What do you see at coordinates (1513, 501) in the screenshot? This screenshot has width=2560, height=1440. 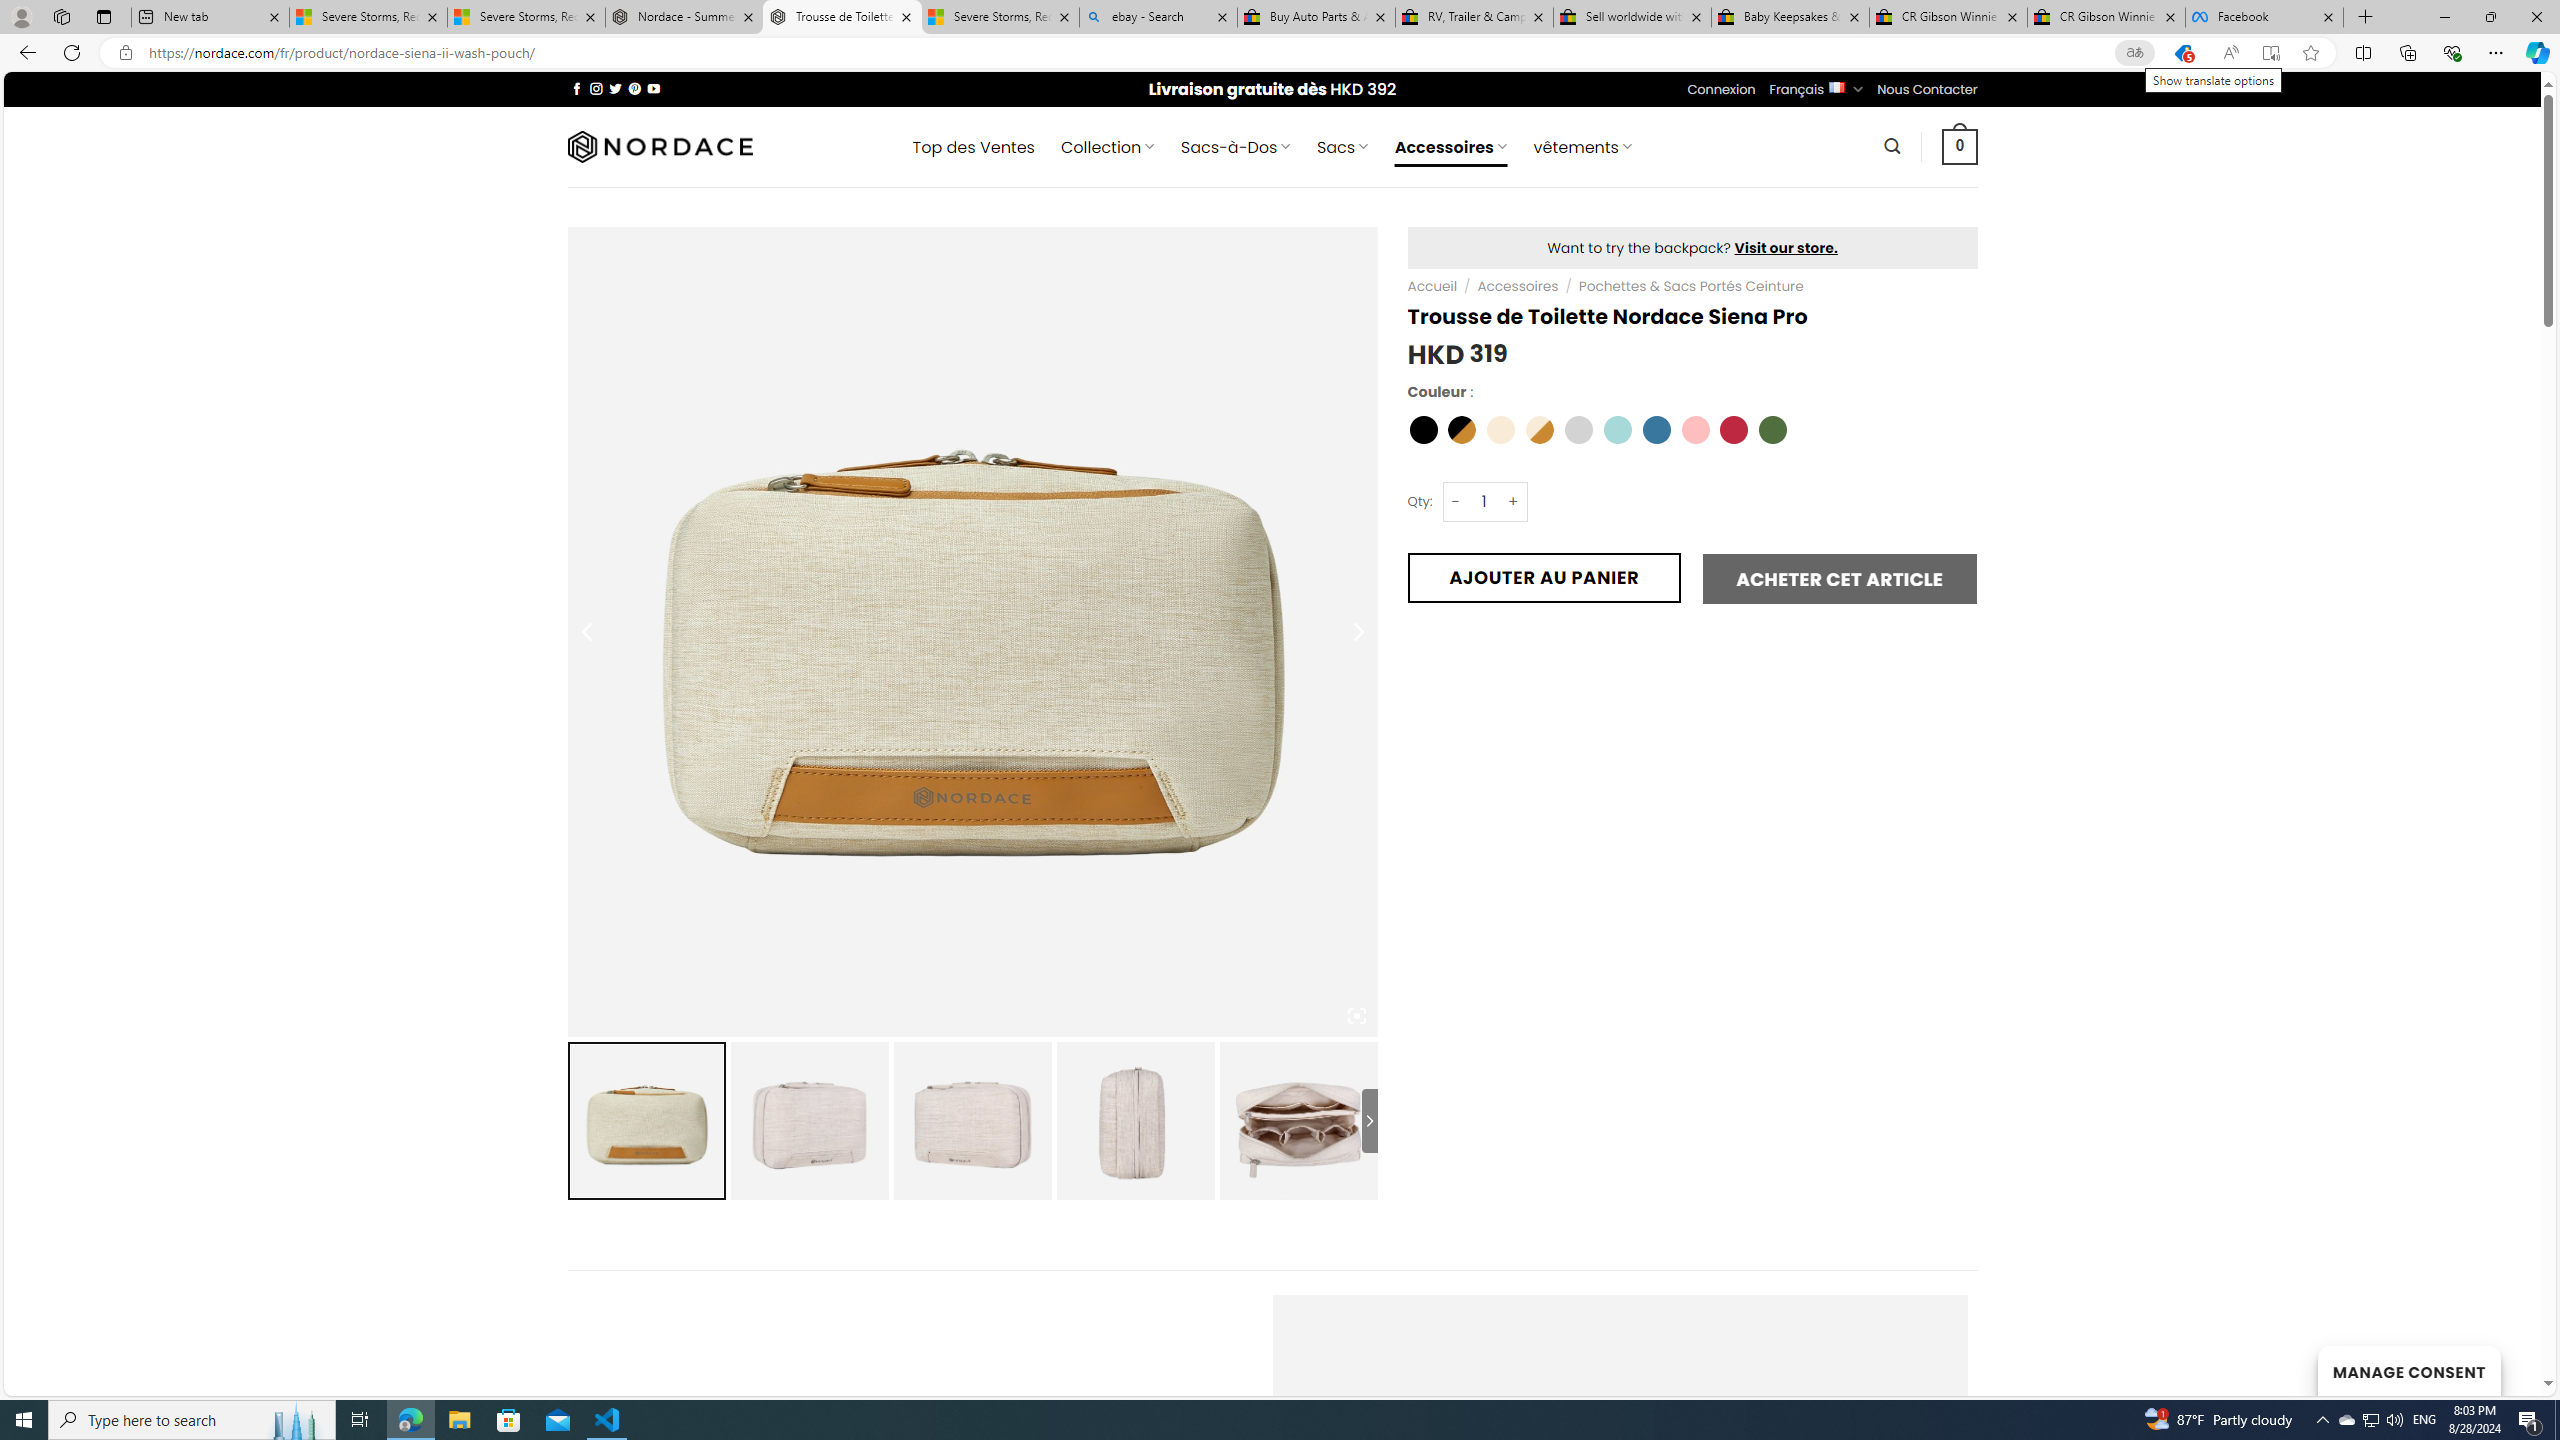 I see `'+'` at bounding box center [1513, 501].